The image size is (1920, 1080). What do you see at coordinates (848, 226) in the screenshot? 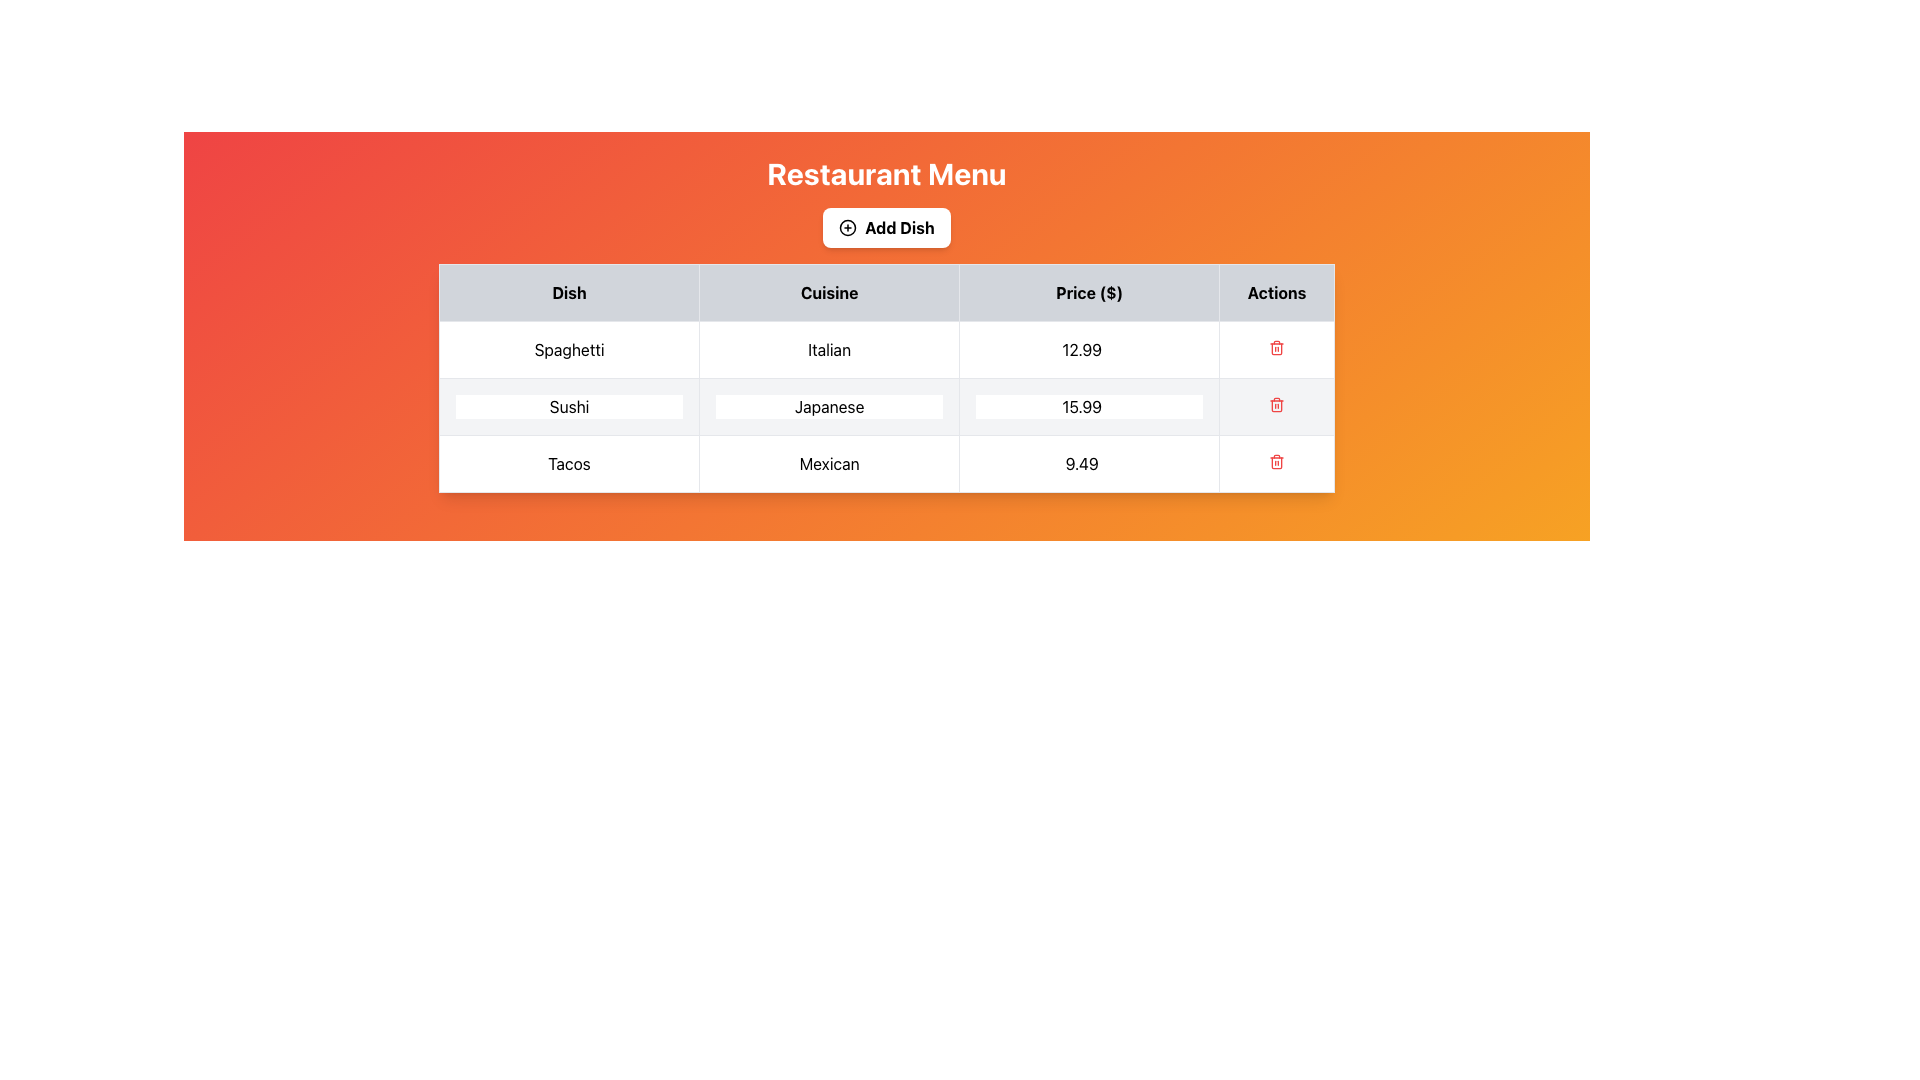
I see `the circular icon with a plus sign (+) inside it` at bounding box center [848, 226].